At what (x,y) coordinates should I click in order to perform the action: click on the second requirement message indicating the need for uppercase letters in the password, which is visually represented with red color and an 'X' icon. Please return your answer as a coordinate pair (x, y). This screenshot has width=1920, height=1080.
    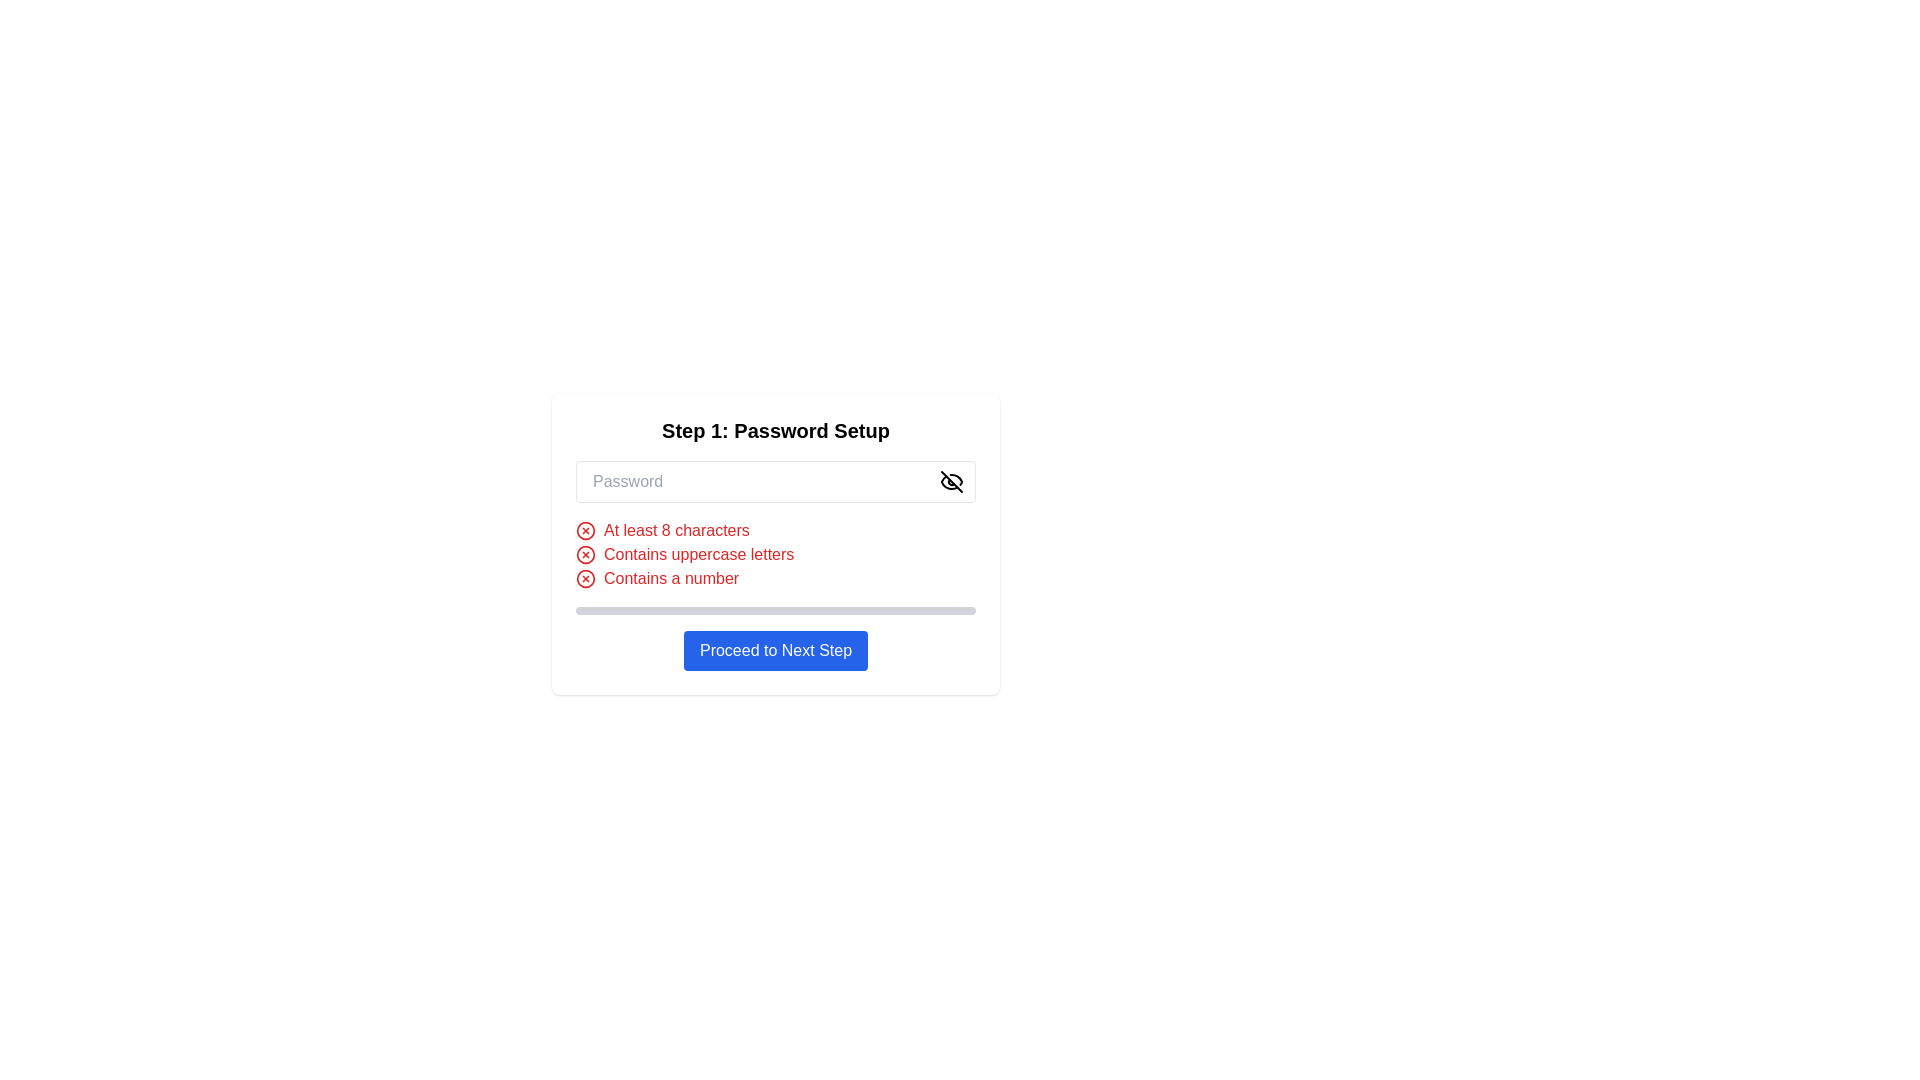
    Looking at the image, I should click on (775, 555).